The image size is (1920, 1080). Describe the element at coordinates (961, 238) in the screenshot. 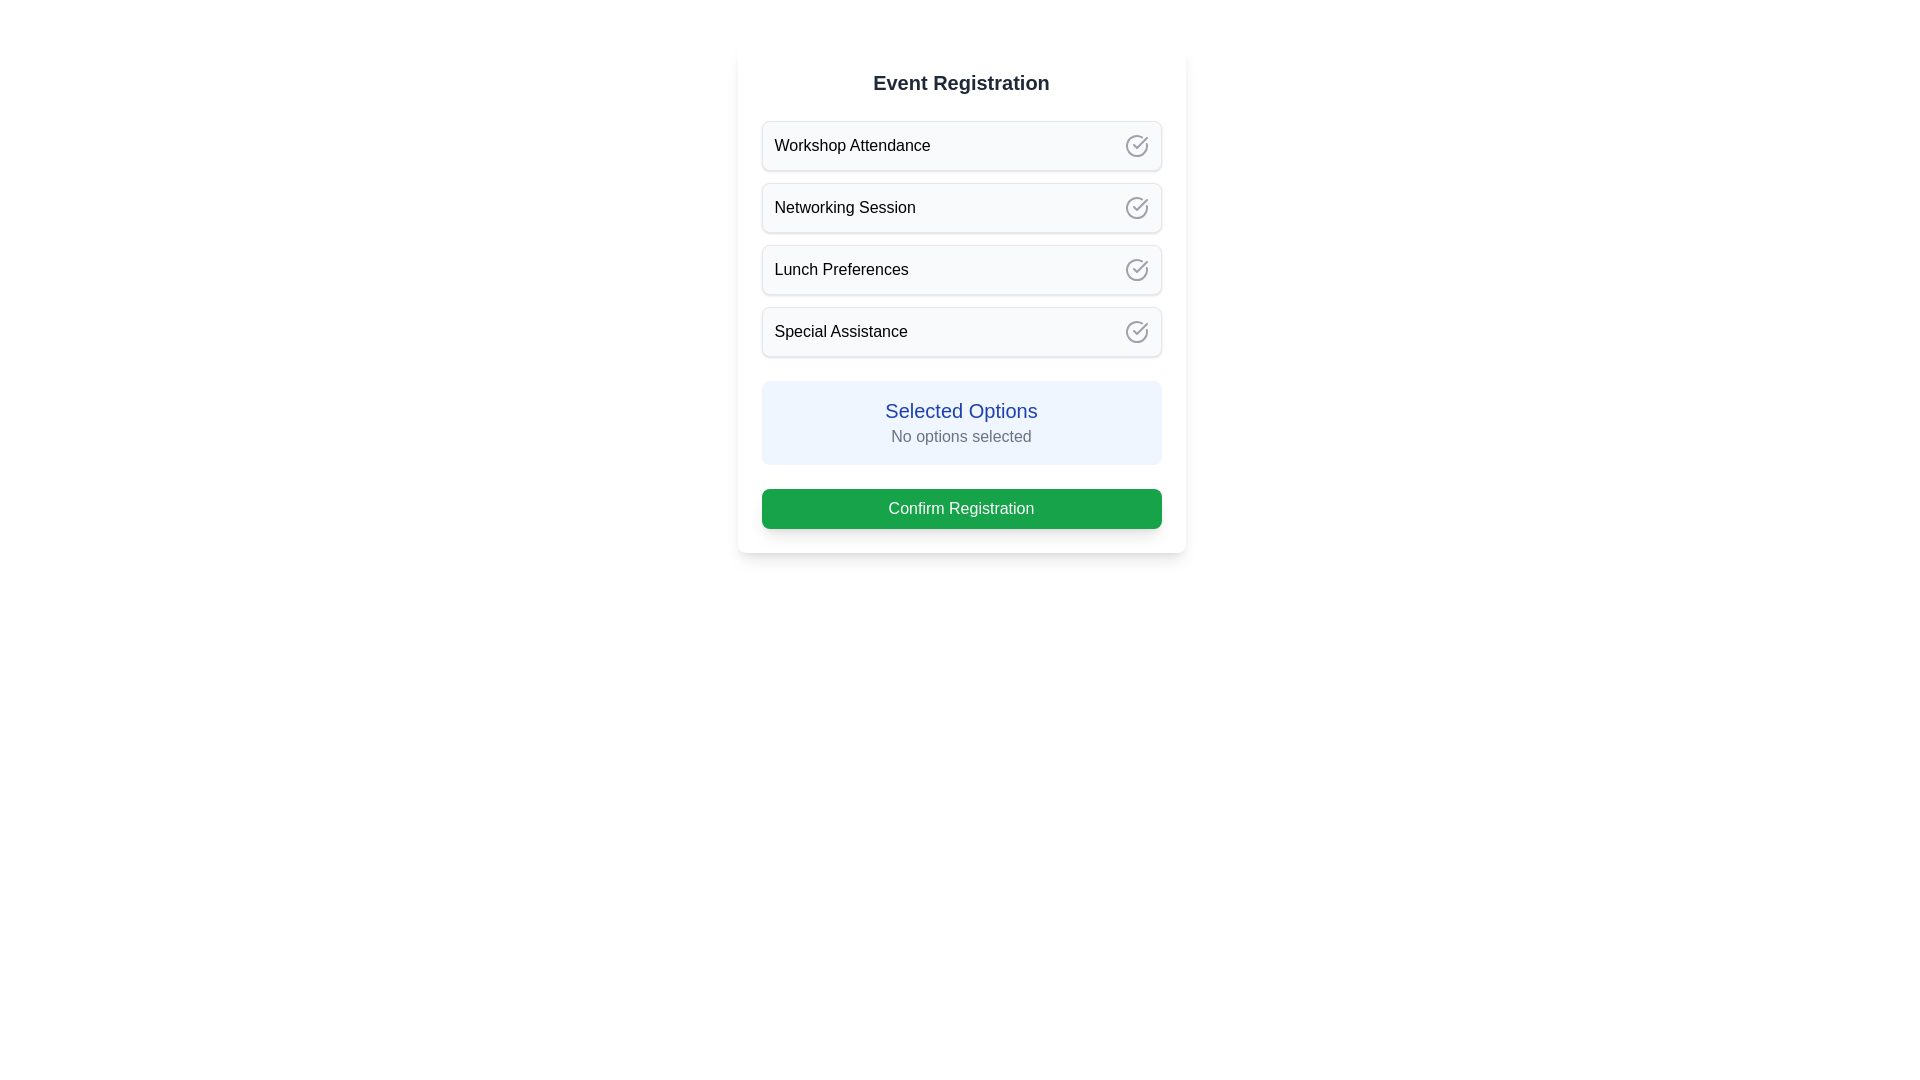

I see `the list component displaying selectable items for 'Workshop Attendance', 'Networking Session', 'Lunch Preferences', and 'Special Assistance'` at that location.